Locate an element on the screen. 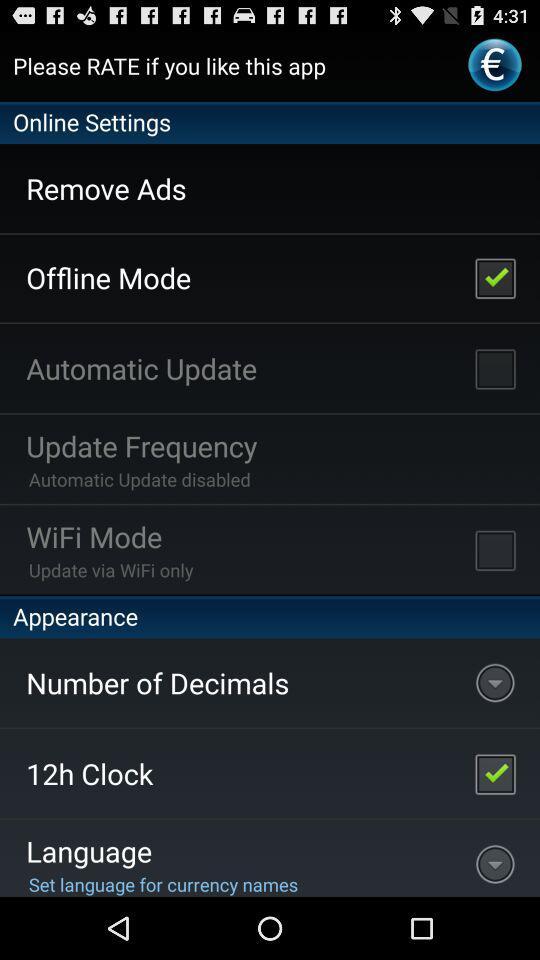 This screenshot has height=960, width=540. offline mode is located at coordinates (494, 276).